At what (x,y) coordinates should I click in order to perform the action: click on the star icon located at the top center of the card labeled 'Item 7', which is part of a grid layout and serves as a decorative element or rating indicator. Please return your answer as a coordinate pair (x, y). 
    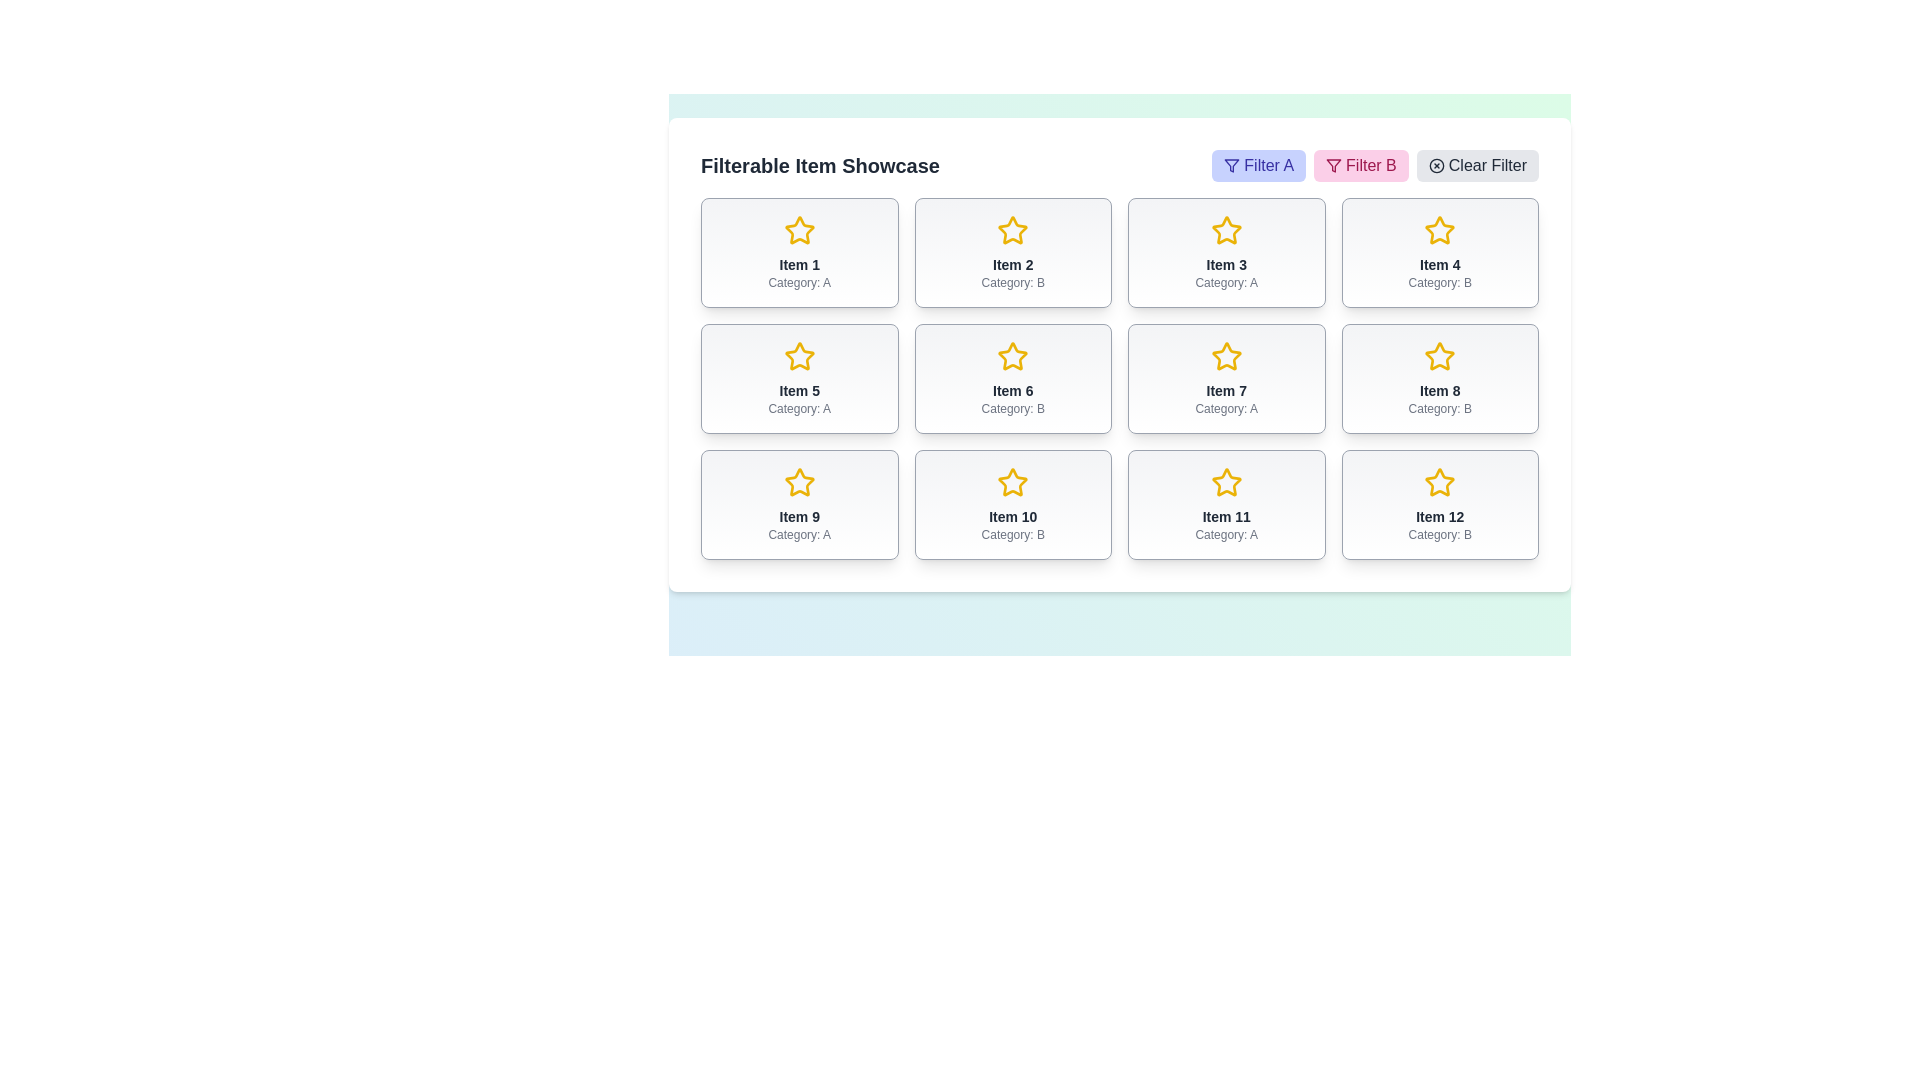
    Looking at the image, I should click on (1225, 356).